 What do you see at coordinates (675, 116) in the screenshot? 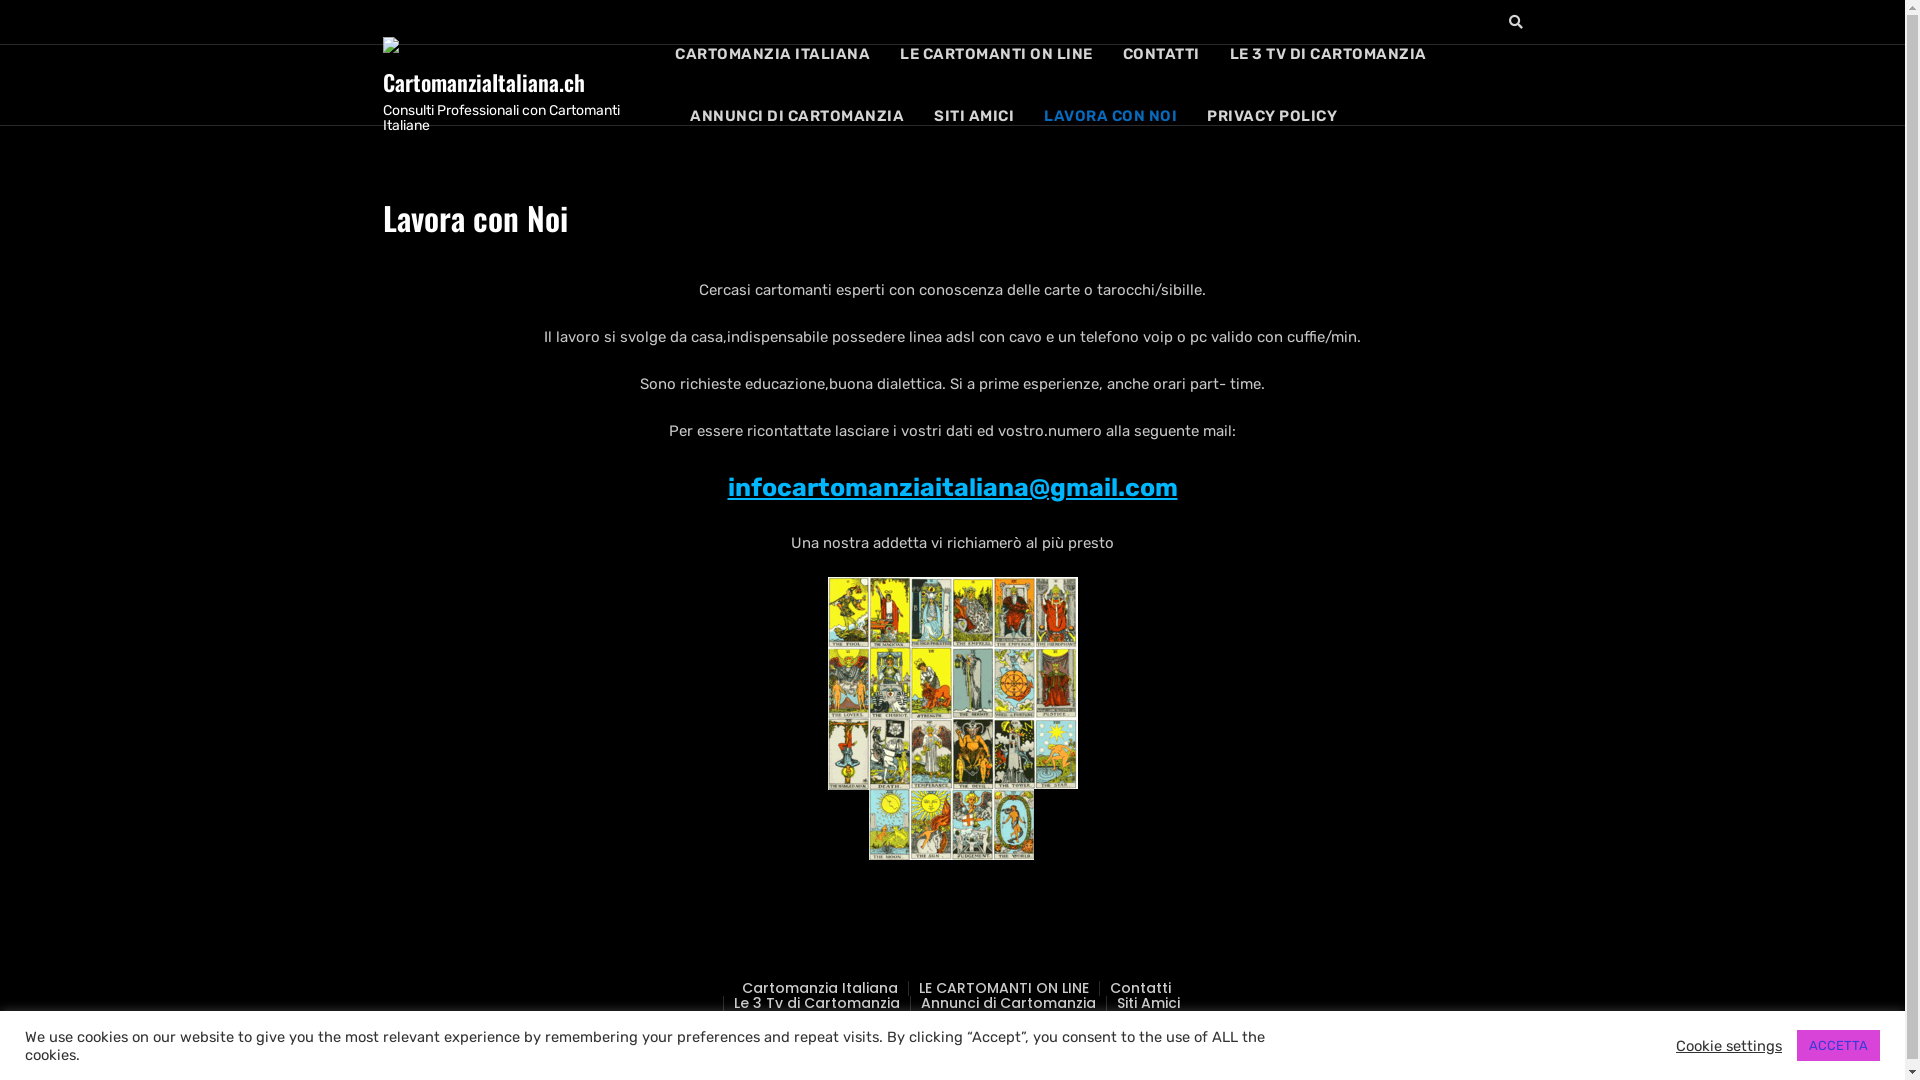
I see `'ANNUNCI DI CARTOMANZIA'` at bounding box center [675, 116].